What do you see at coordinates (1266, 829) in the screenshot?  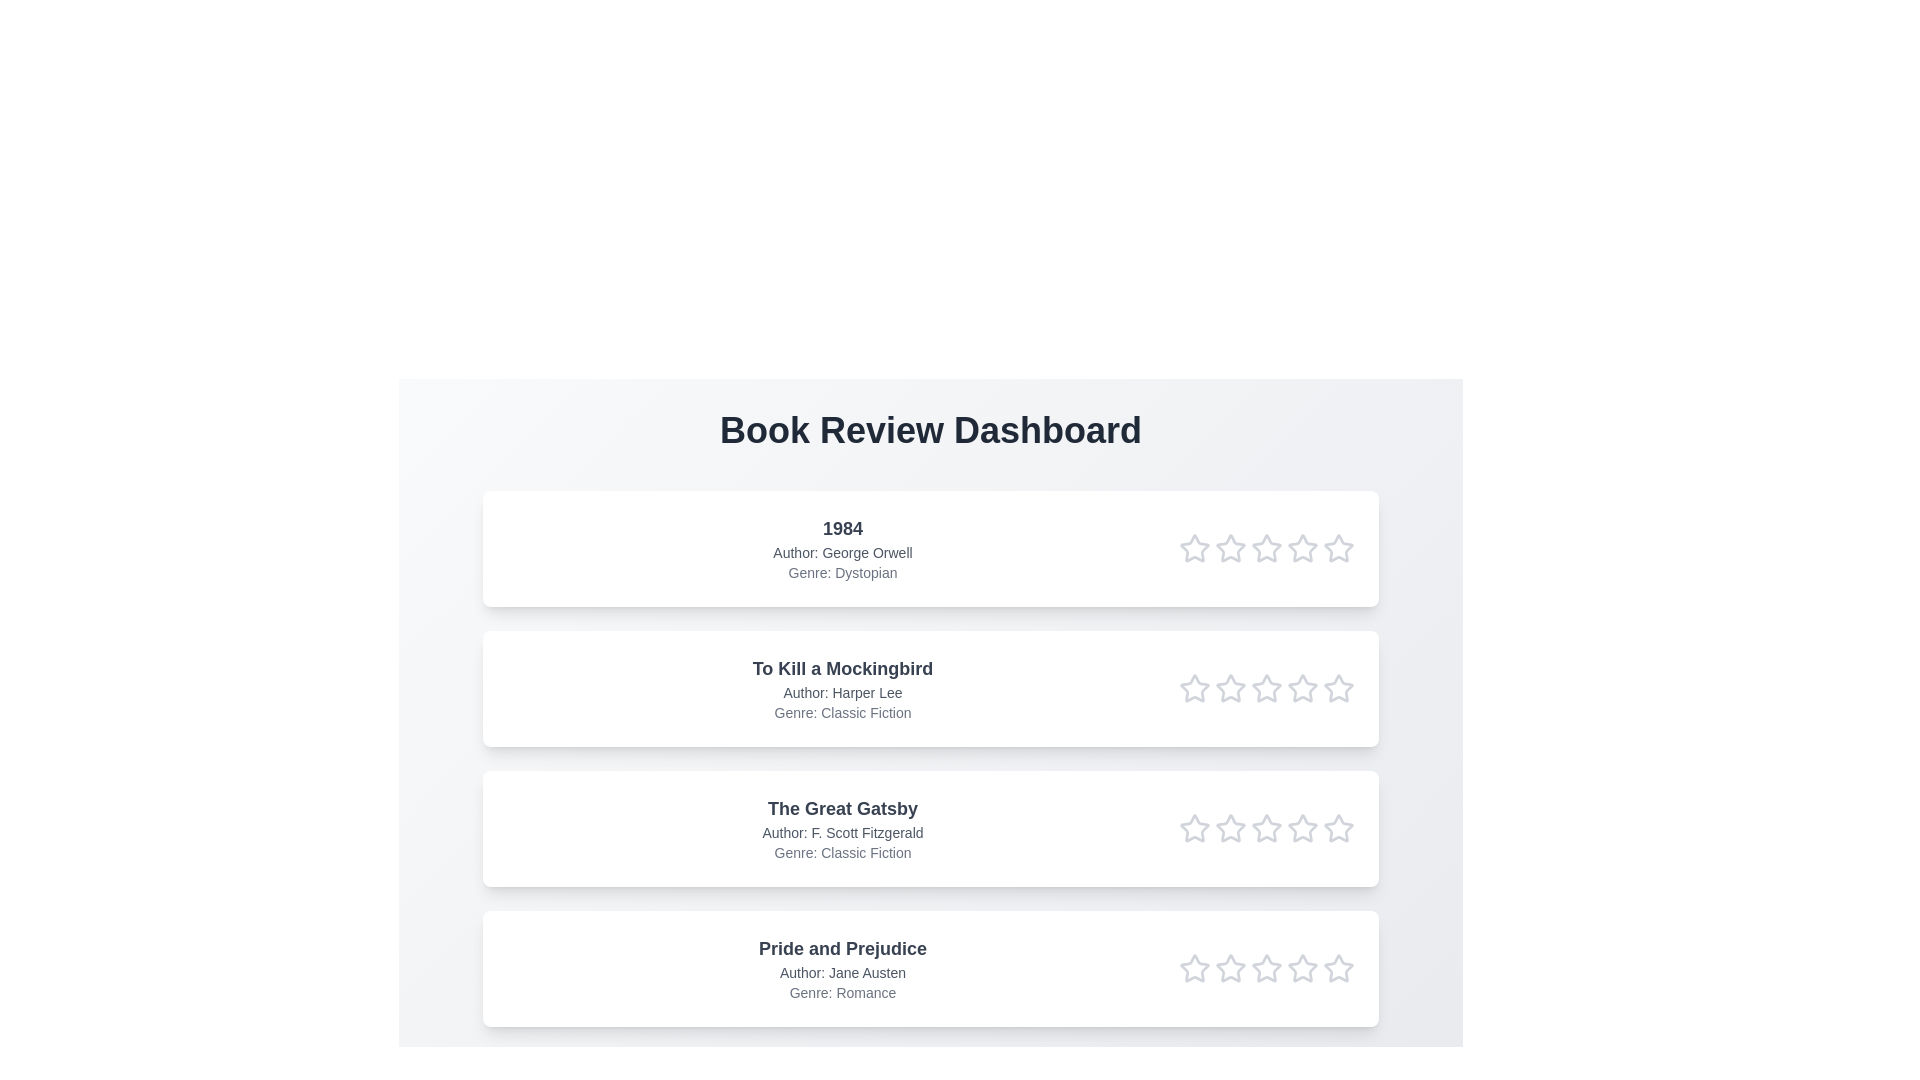 I see `the star corresponding to 3 in the rating row of the book titled The Great Gatsby` at bounding box center [1266, 829].